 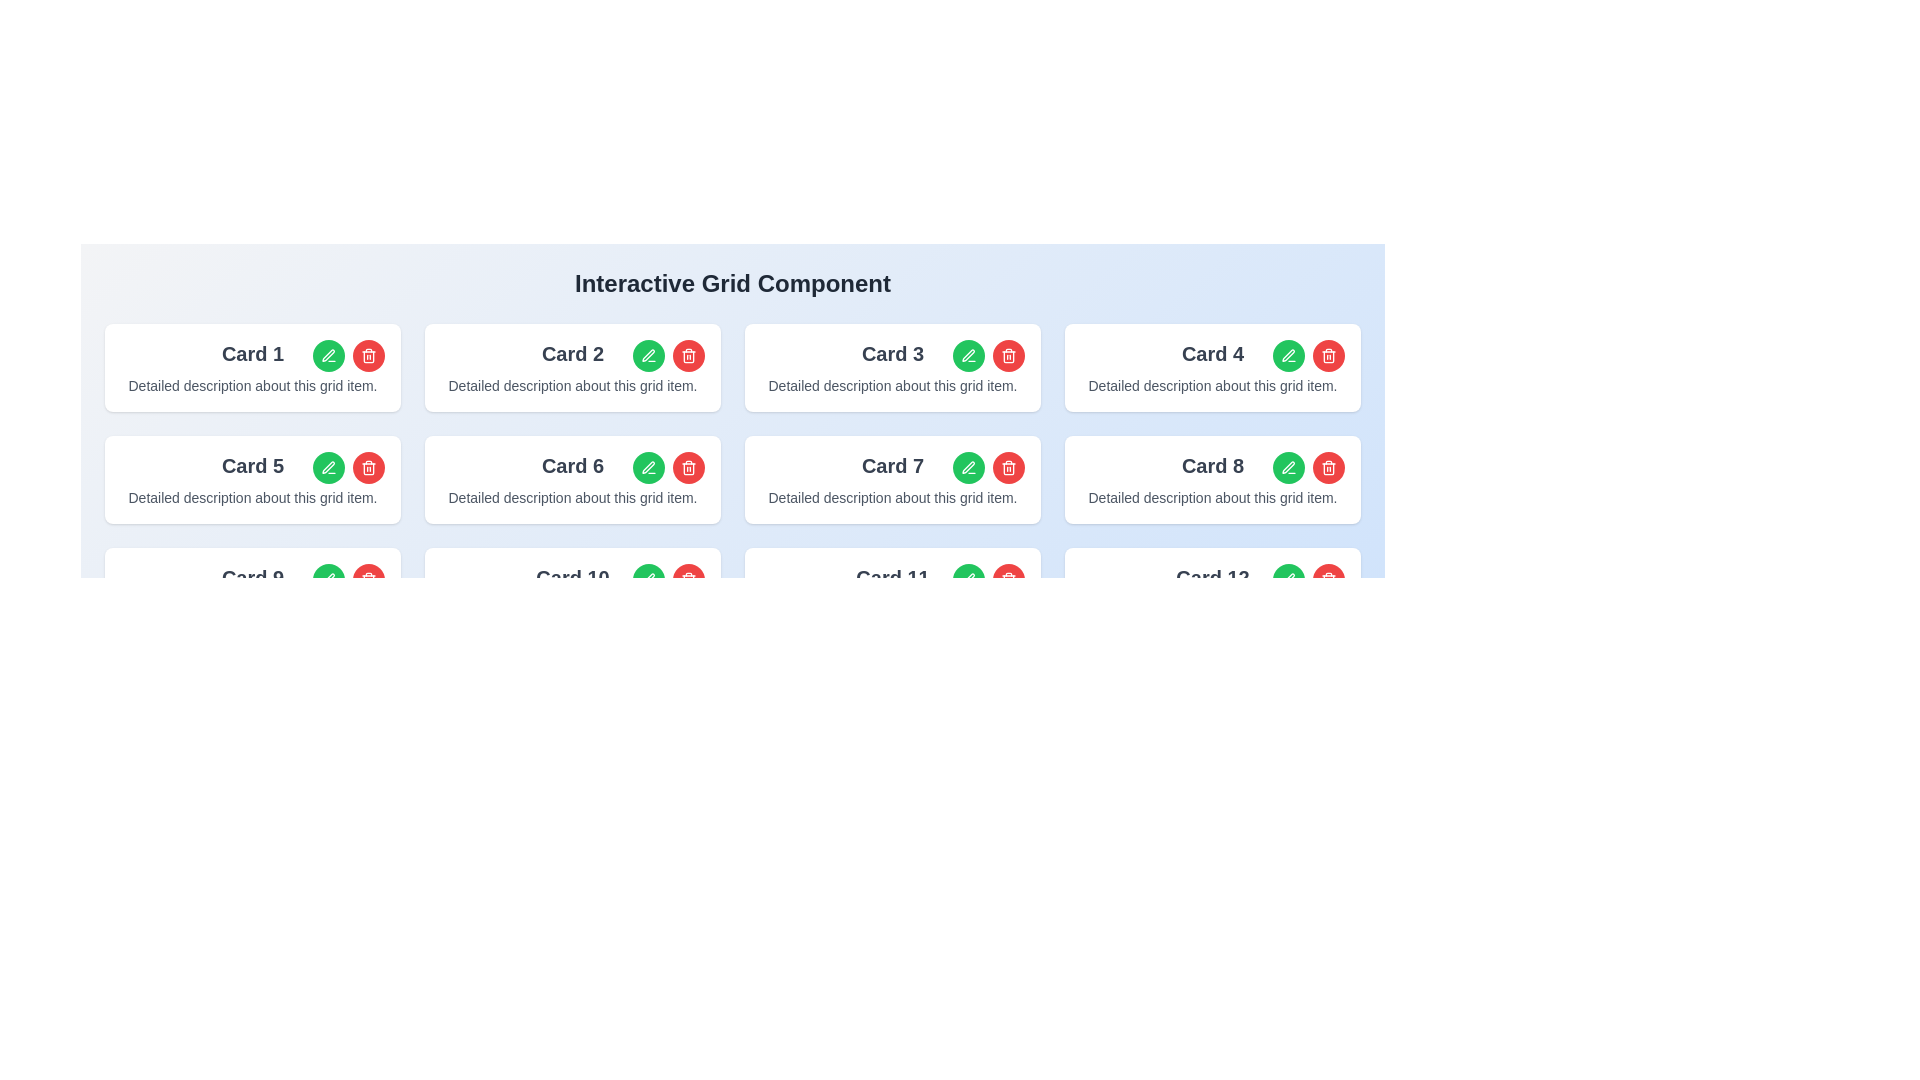 I want to click on the edit icon represented by a pen shape located within 'Card 8' in the interactive grid layout, so click(x=1288, y=467).